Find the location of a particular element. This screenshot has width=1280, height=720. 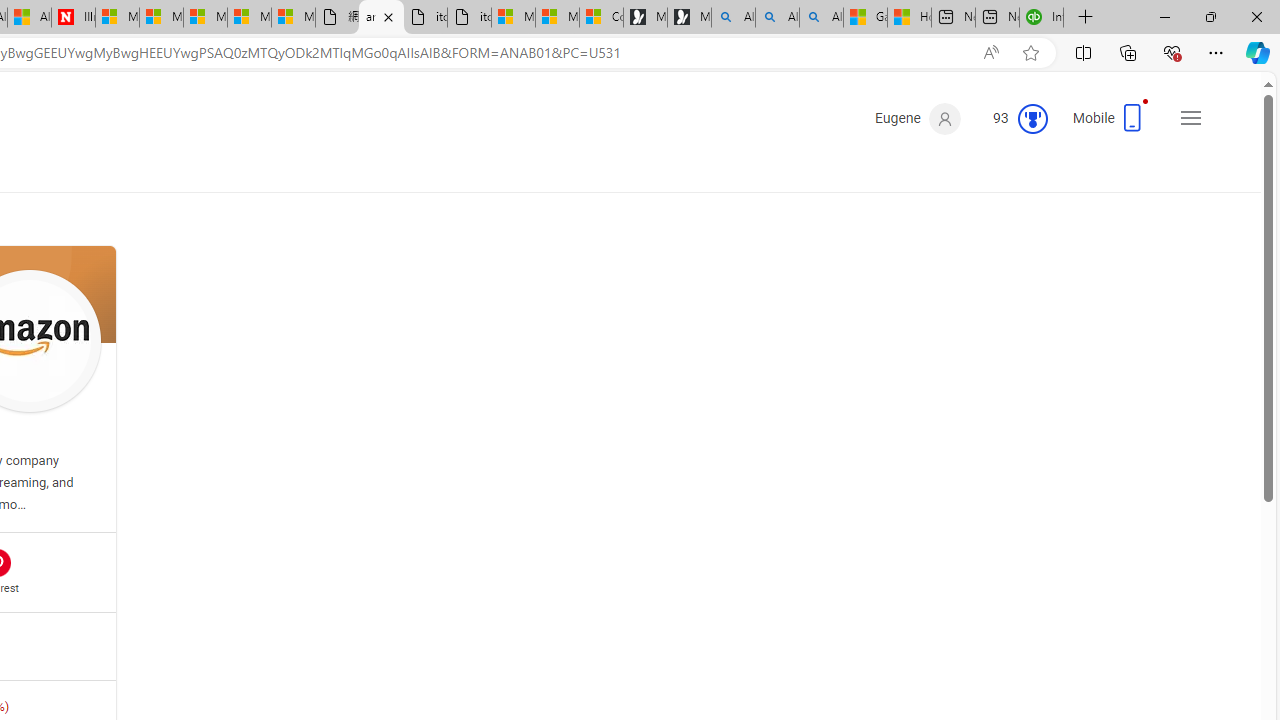

'Alabama high school quarterback dies - Search Videos' is located at coordinates (821, 17).